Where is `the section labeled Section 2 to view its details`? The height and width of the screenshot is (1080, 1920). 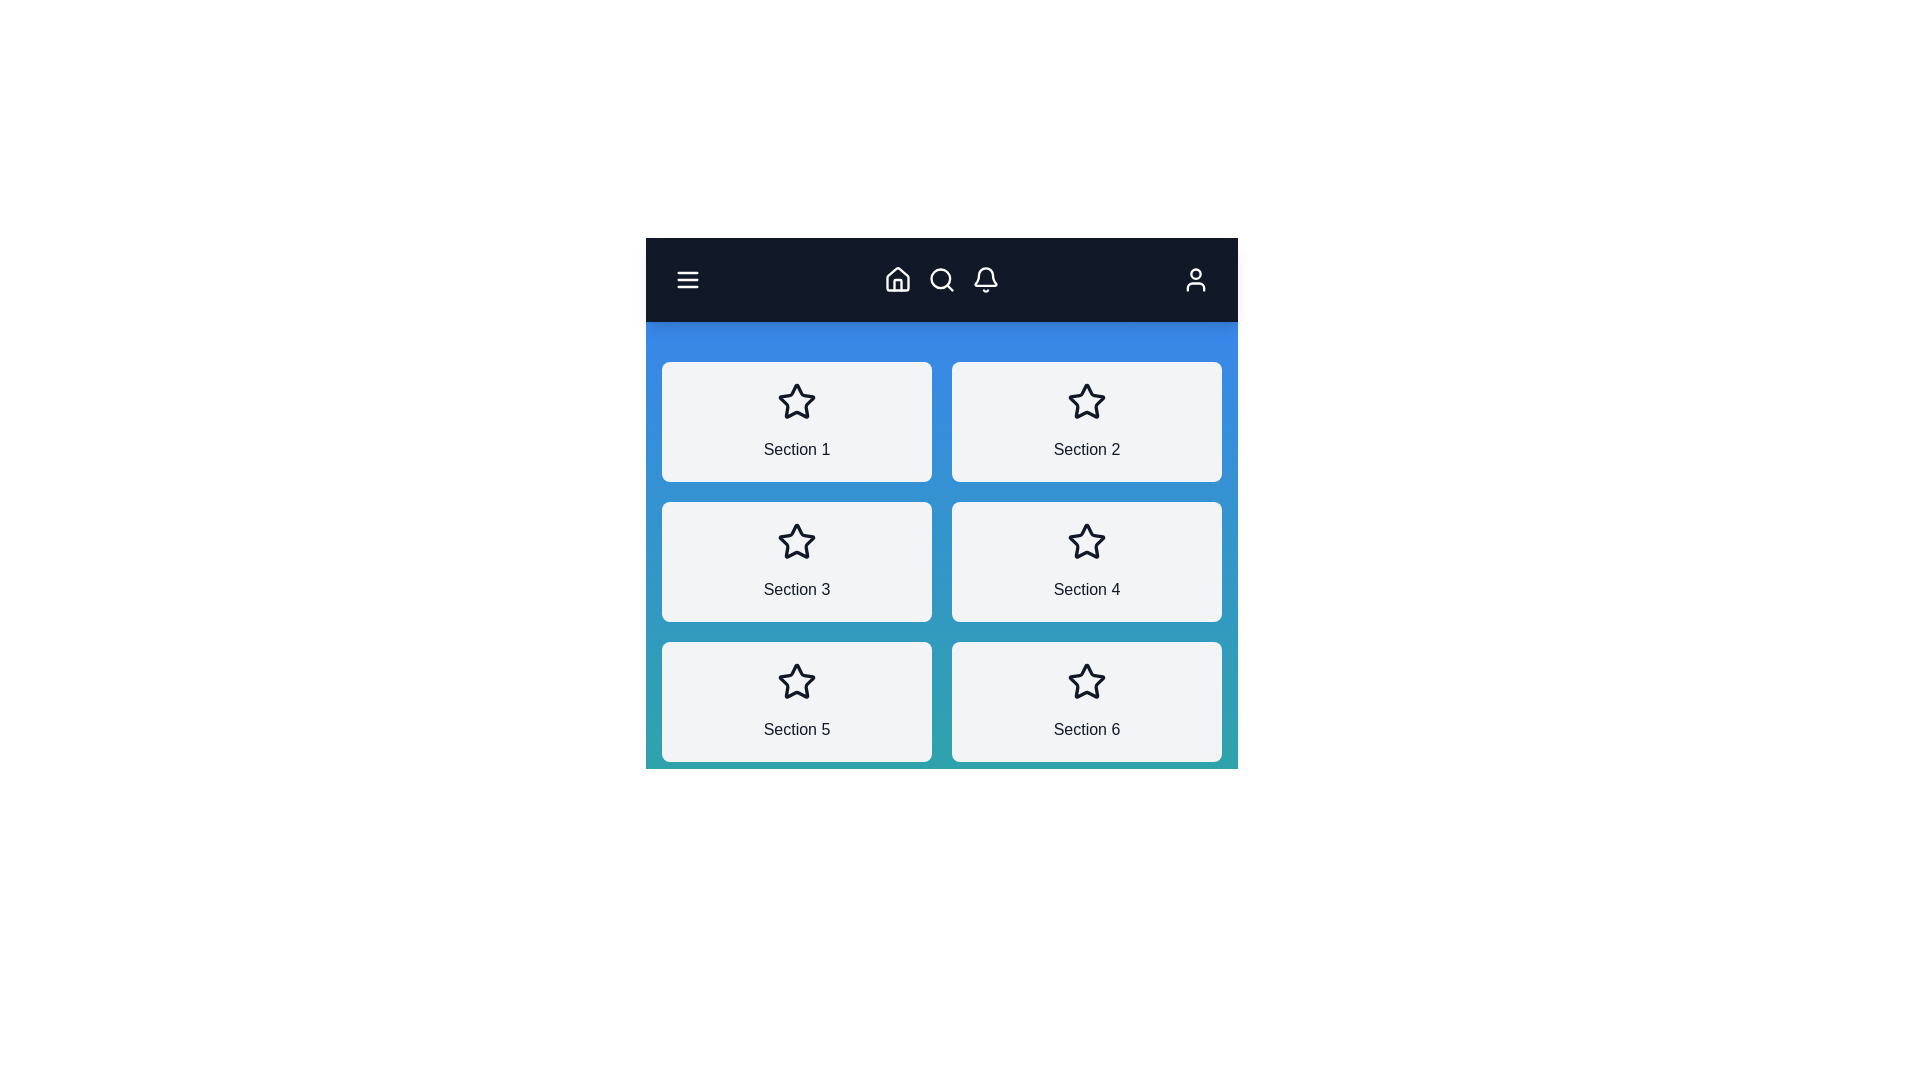
the section labeled Section 2 to view its details is located at coordinates (1085, 420).